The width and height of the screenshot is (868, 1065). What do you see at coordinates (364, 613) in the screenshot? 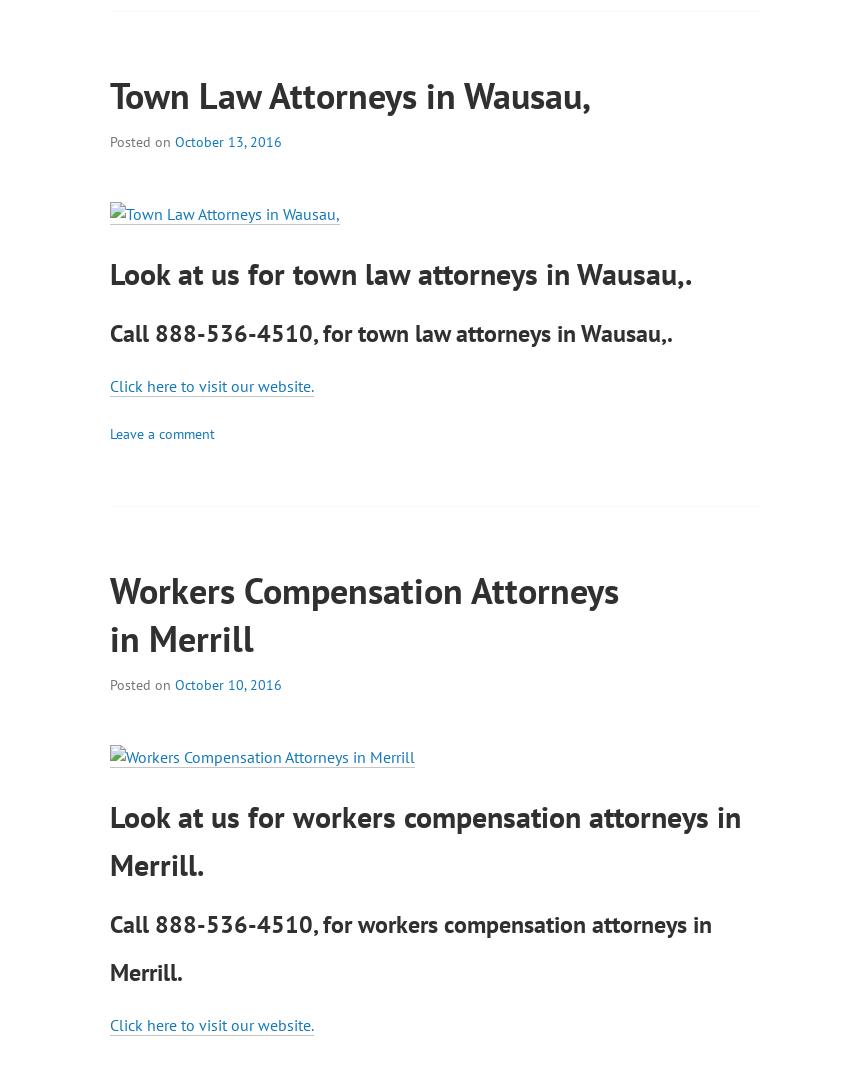
I see `'Workers Compensation Attorneys in Merrill'` at bounding box center [364, 613].